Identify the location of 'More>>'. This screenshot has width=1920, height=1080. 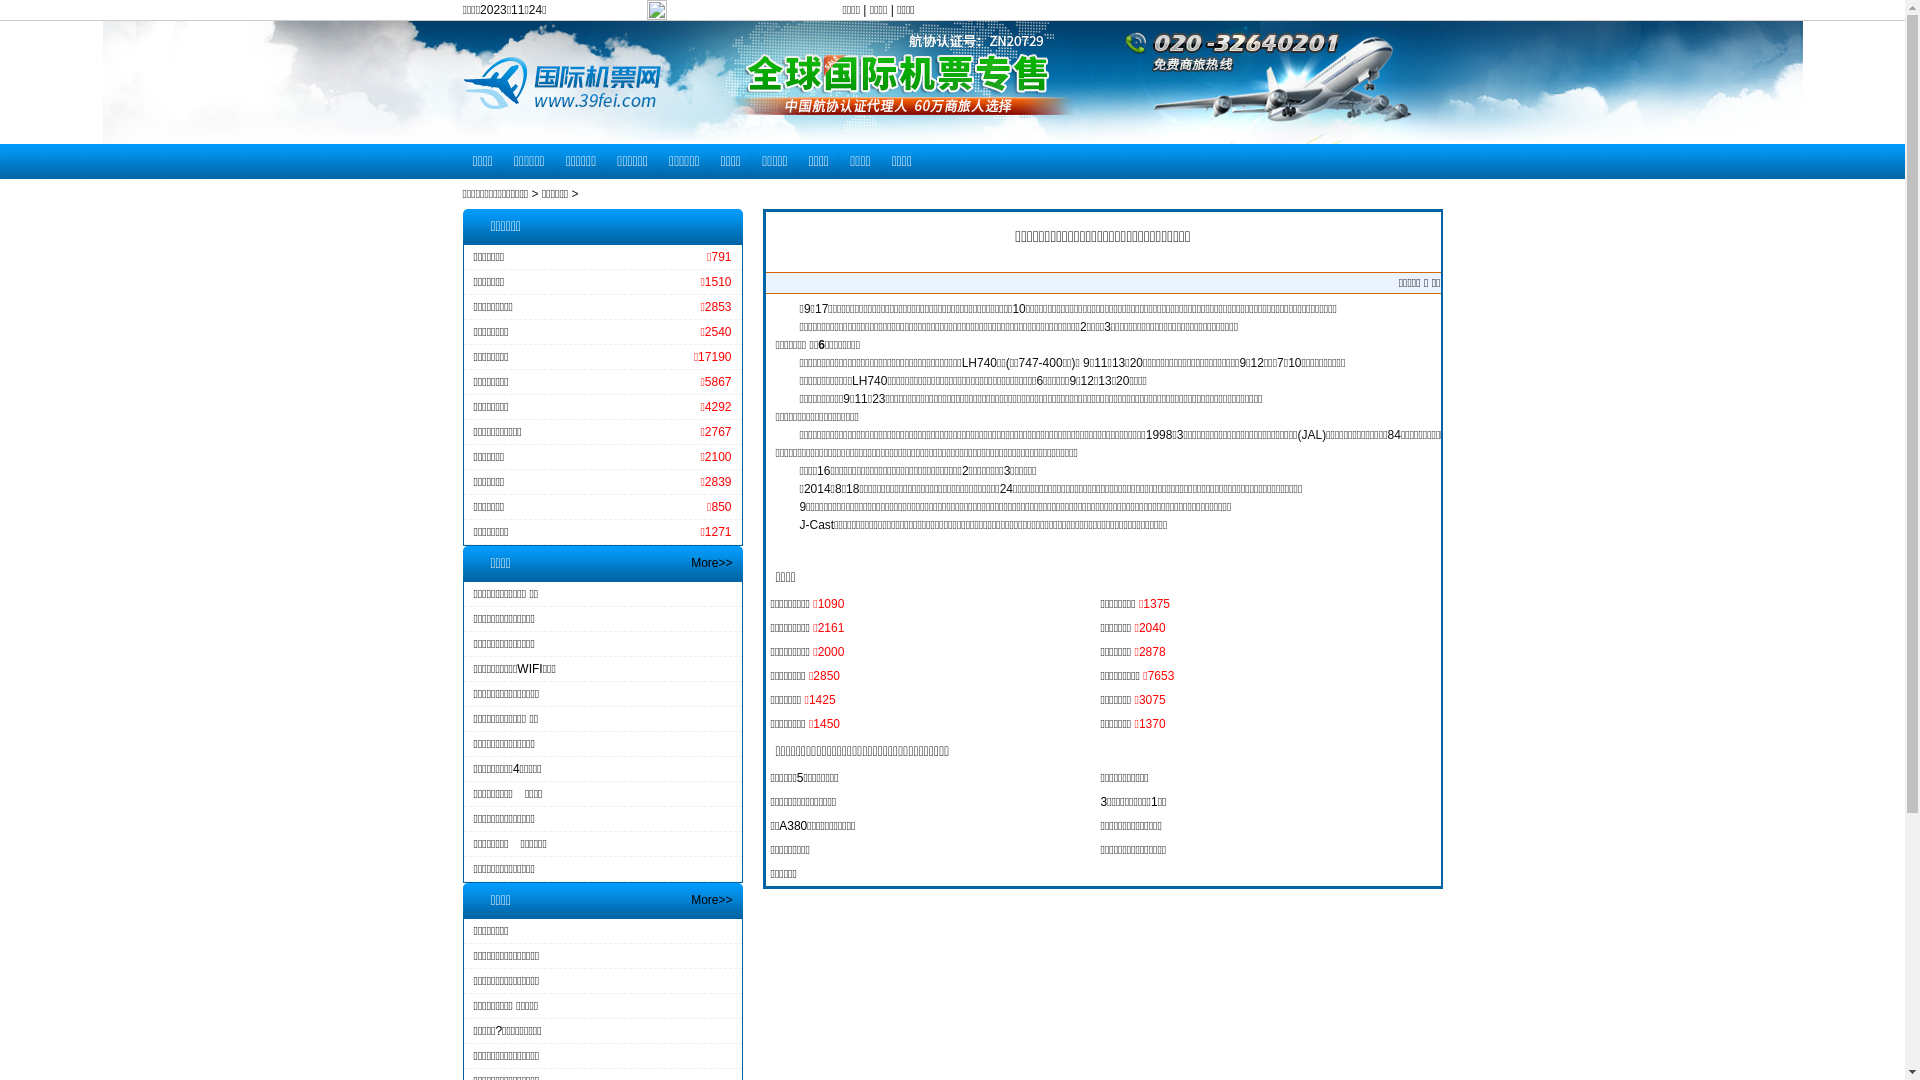
(711, 563).